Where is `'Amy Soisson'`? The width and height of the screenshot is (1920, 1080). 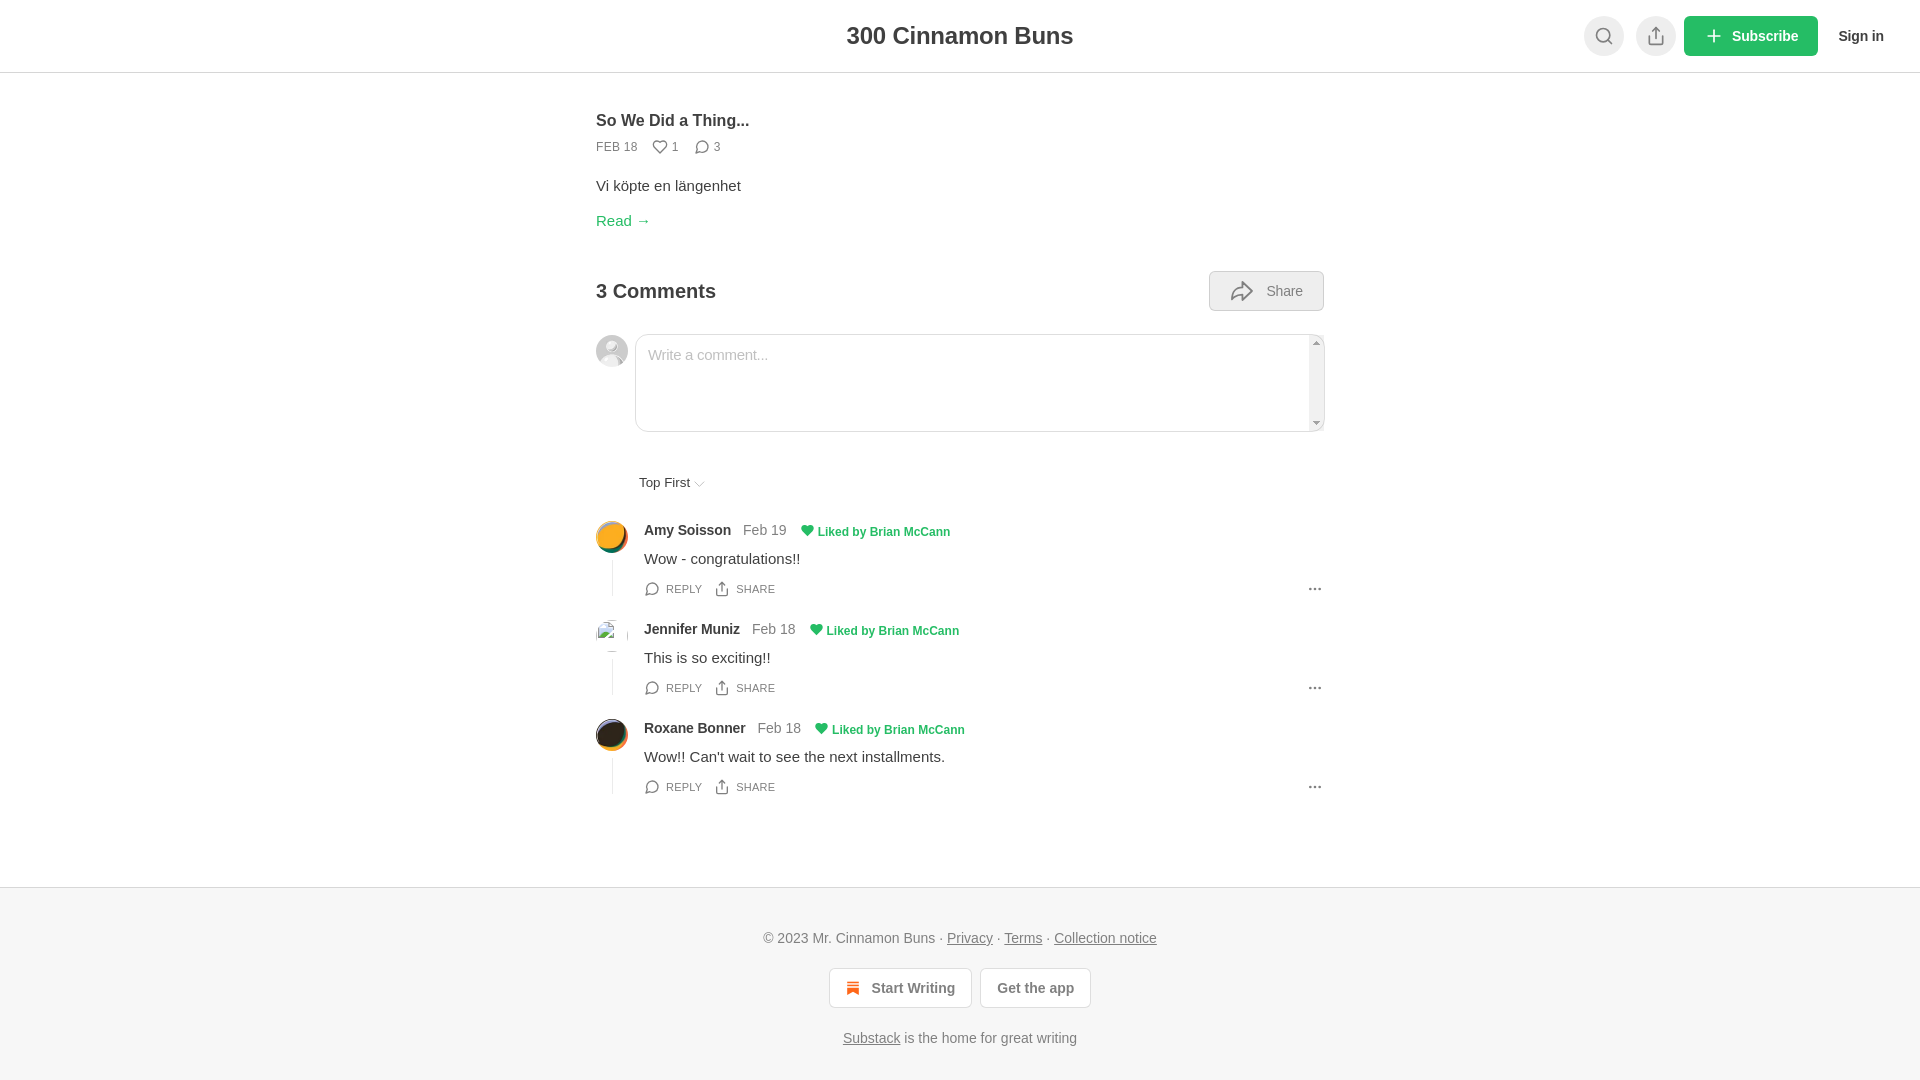
'Amy Soisson' is located at coordinates (687, 528).